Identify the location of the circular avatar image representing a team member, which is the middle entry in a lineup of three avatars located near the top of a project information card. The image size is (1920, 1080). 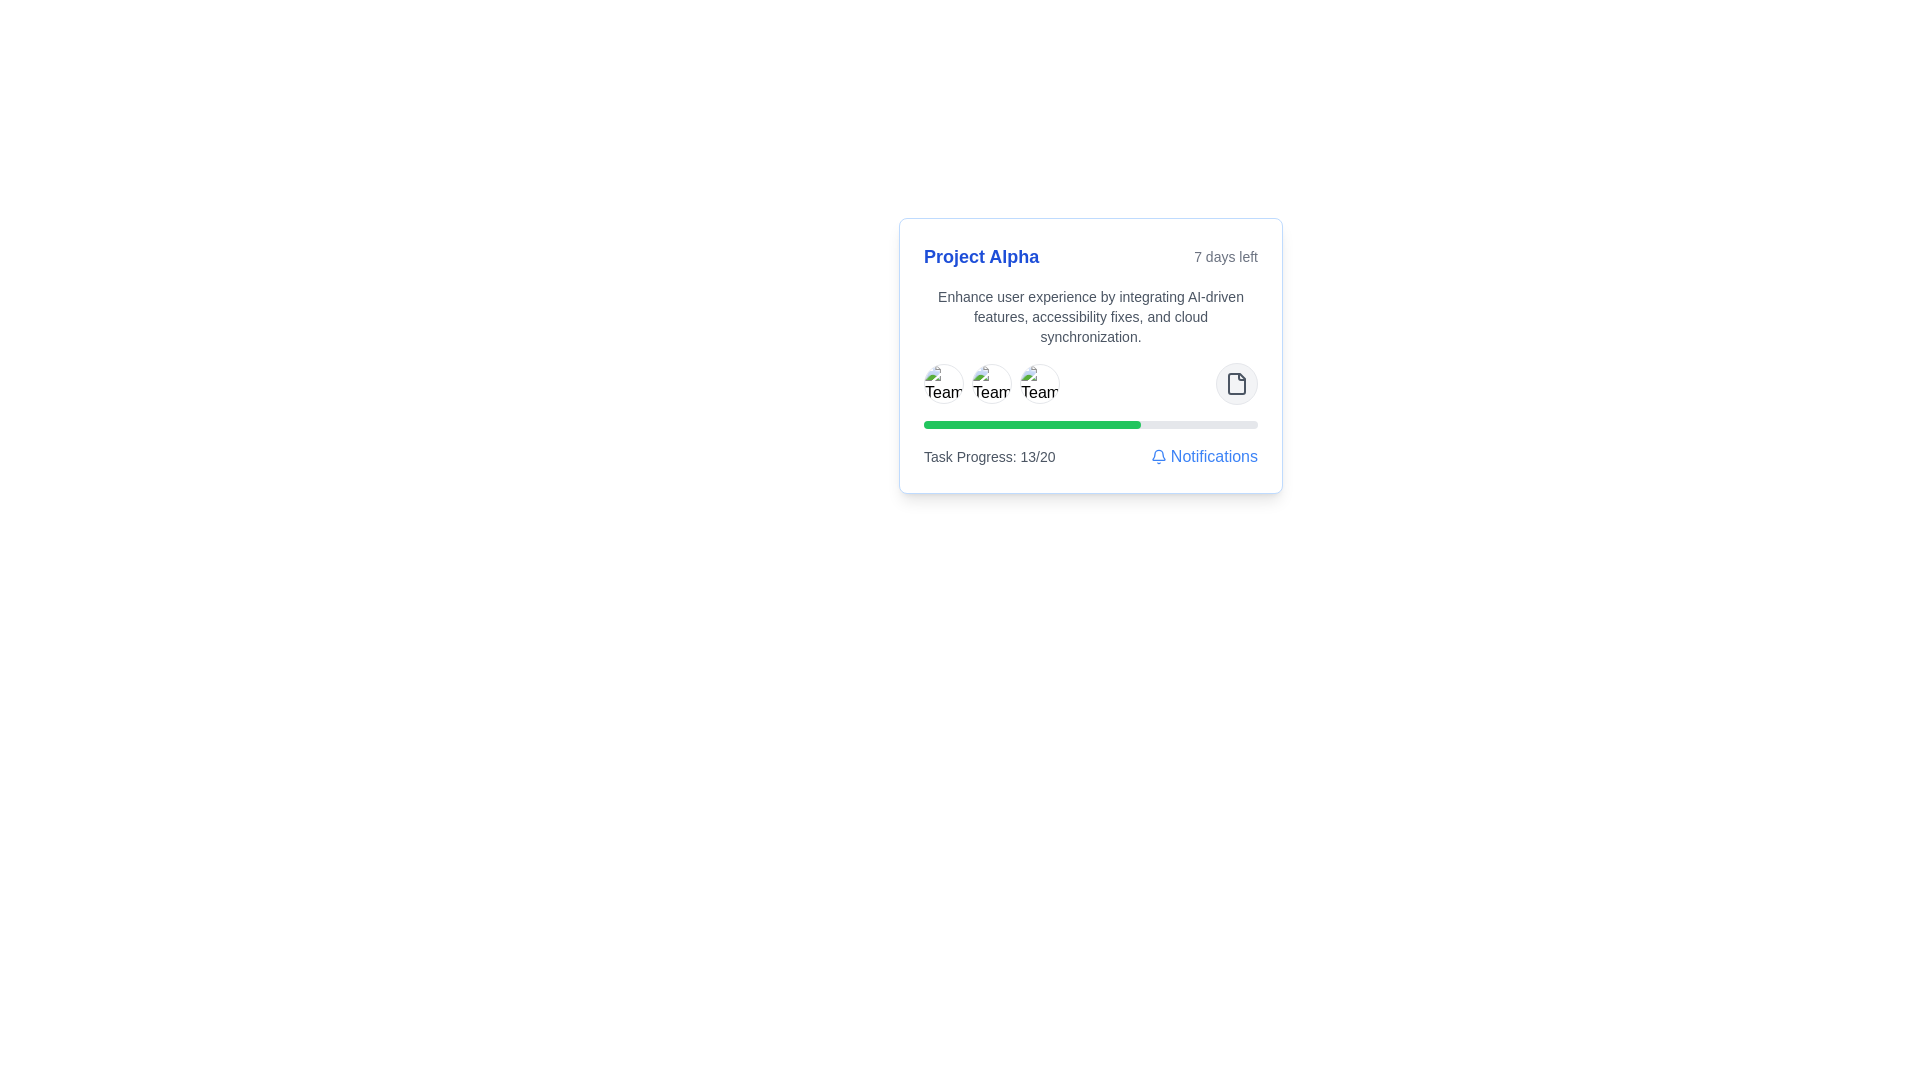
(992, 384).